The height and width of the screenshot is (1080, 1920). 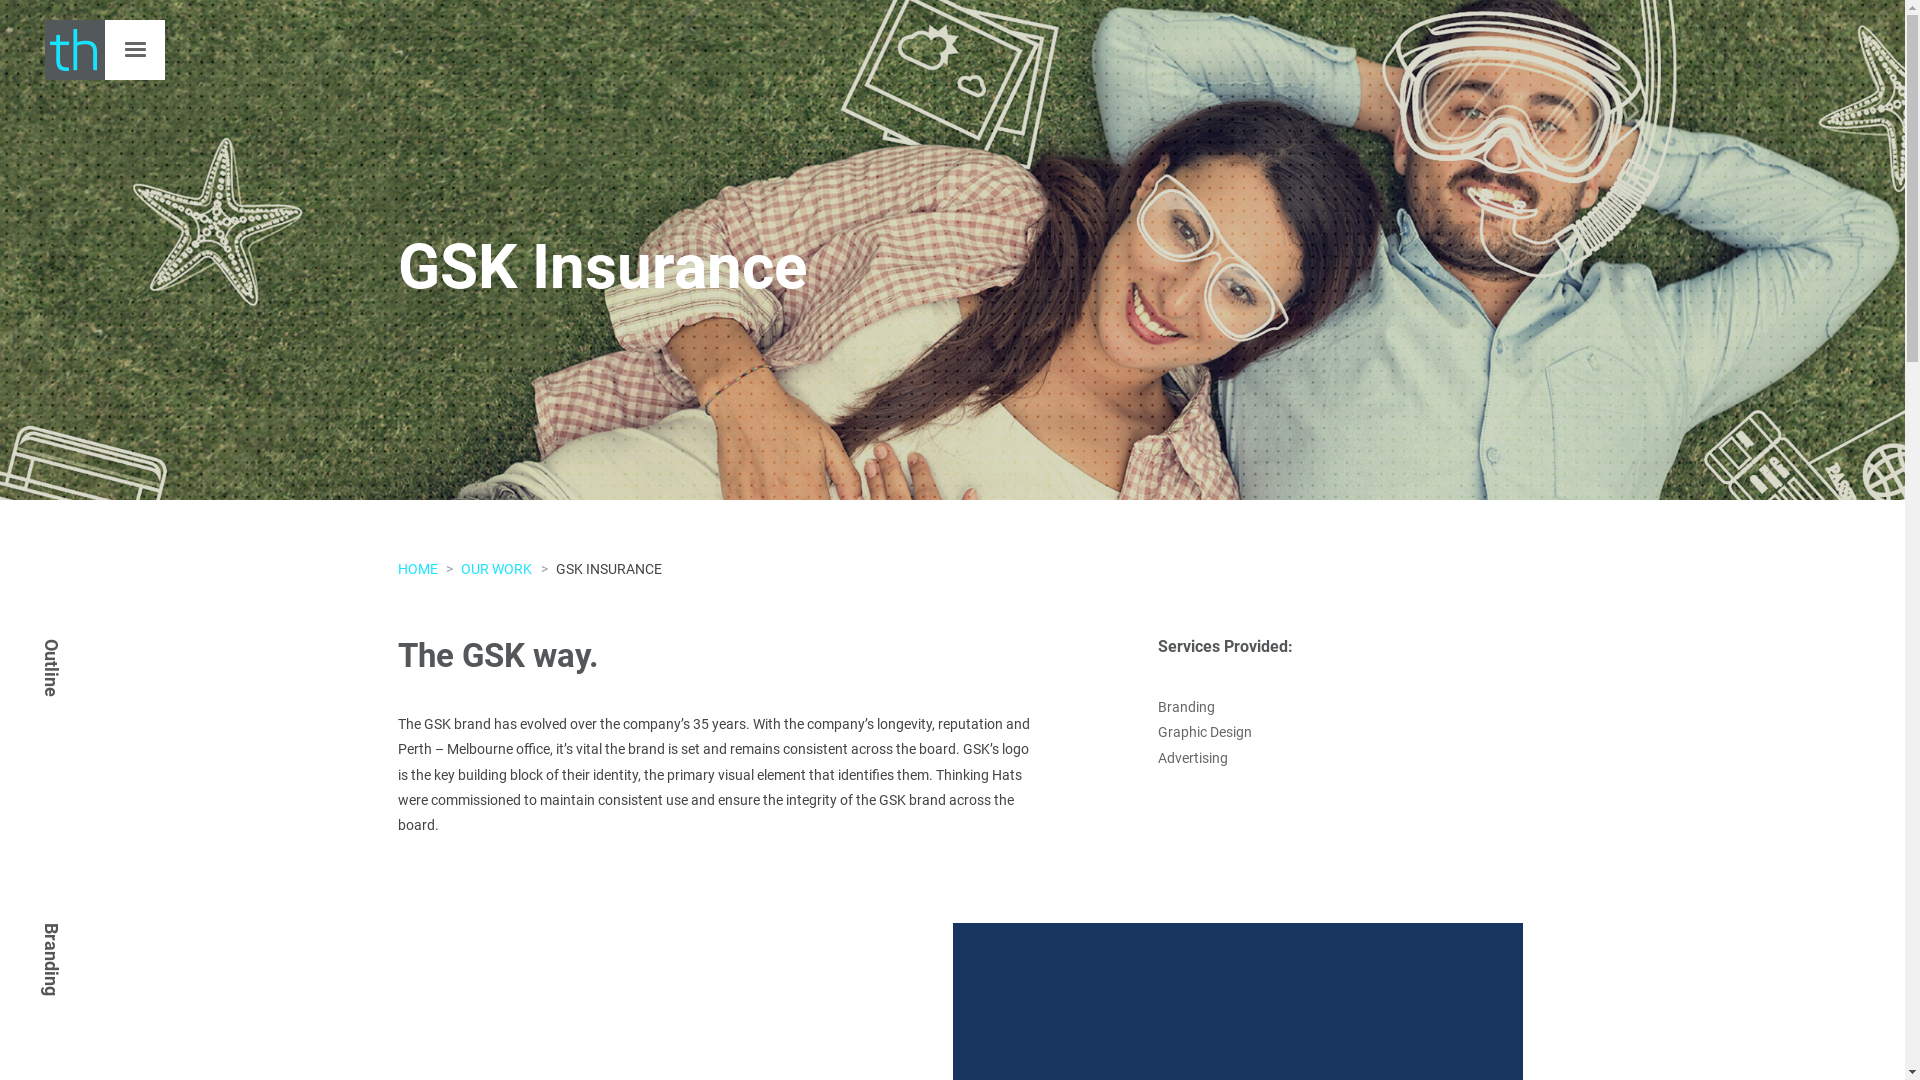 I want to click on 'HOME', so click(x=416, y=569).